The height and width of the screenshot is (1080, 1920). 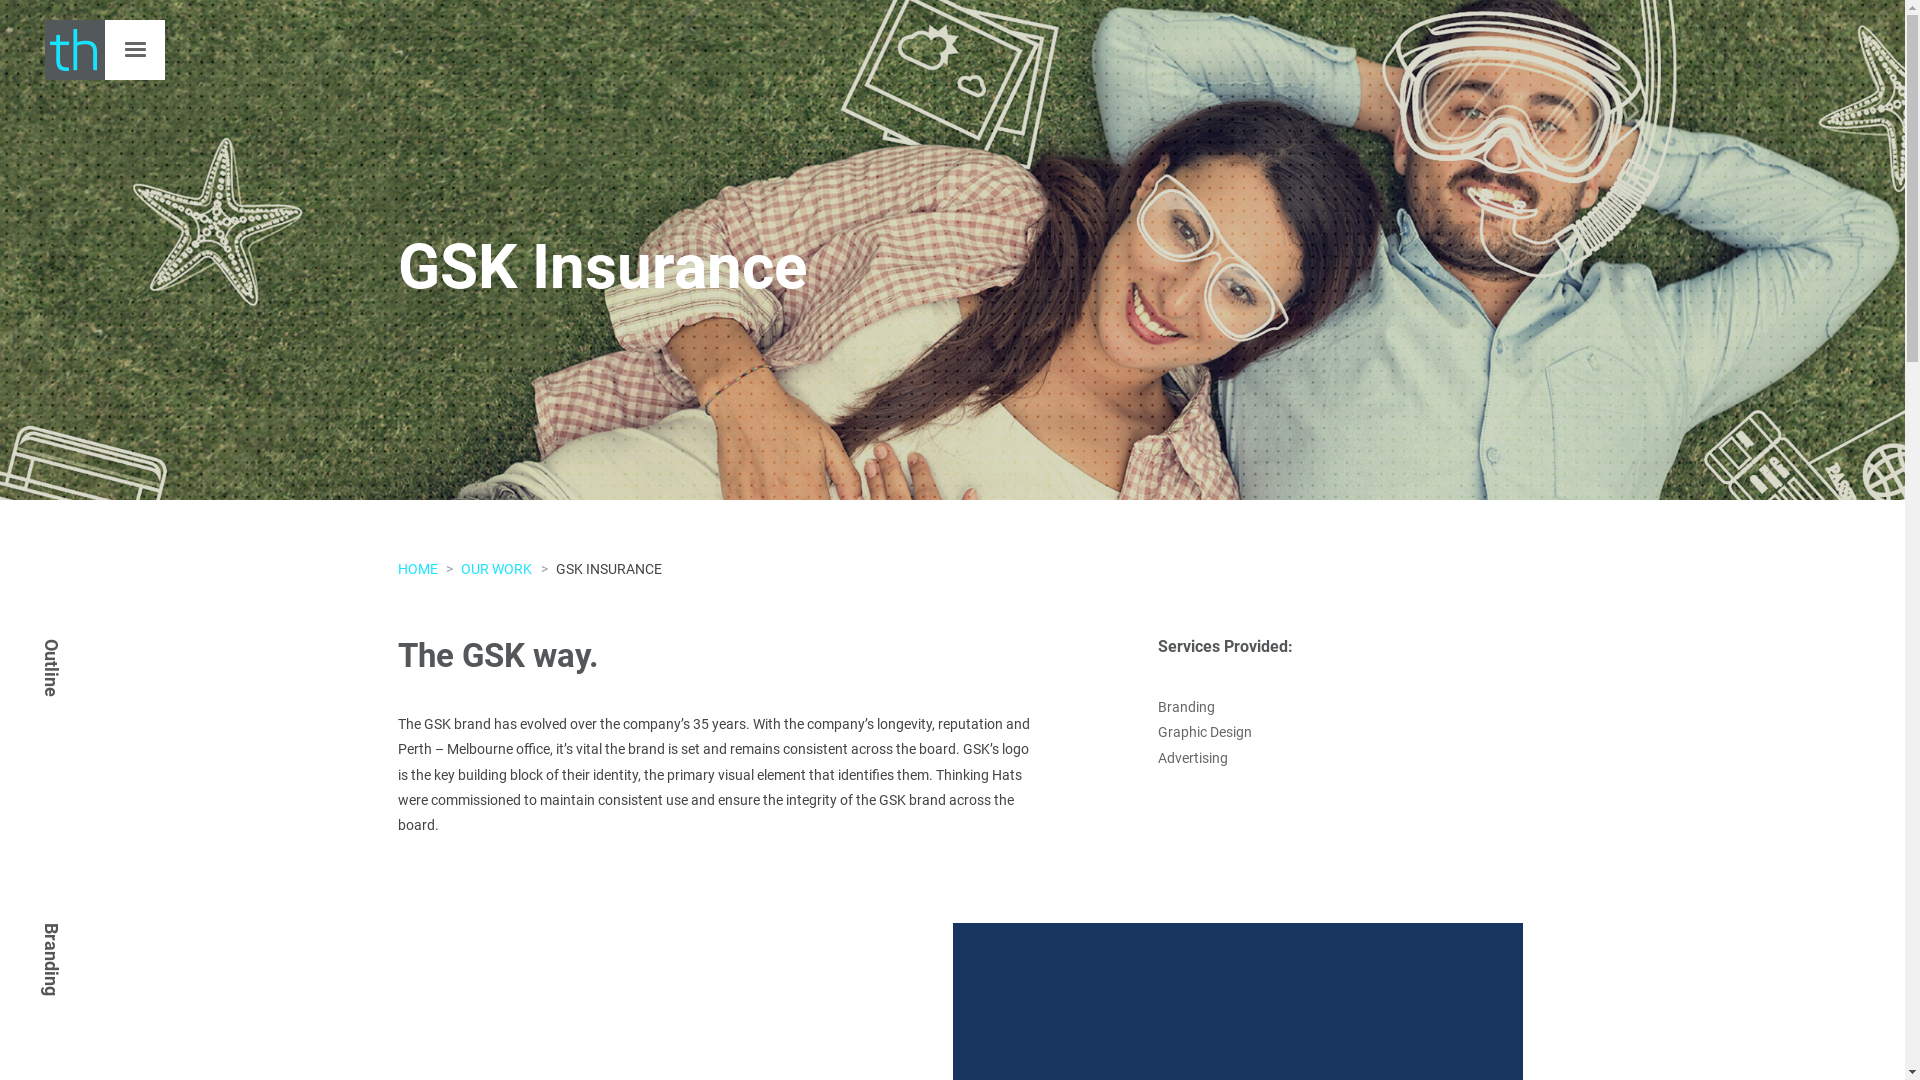 I want to click on 'HOME', so click(x=416, y=569).